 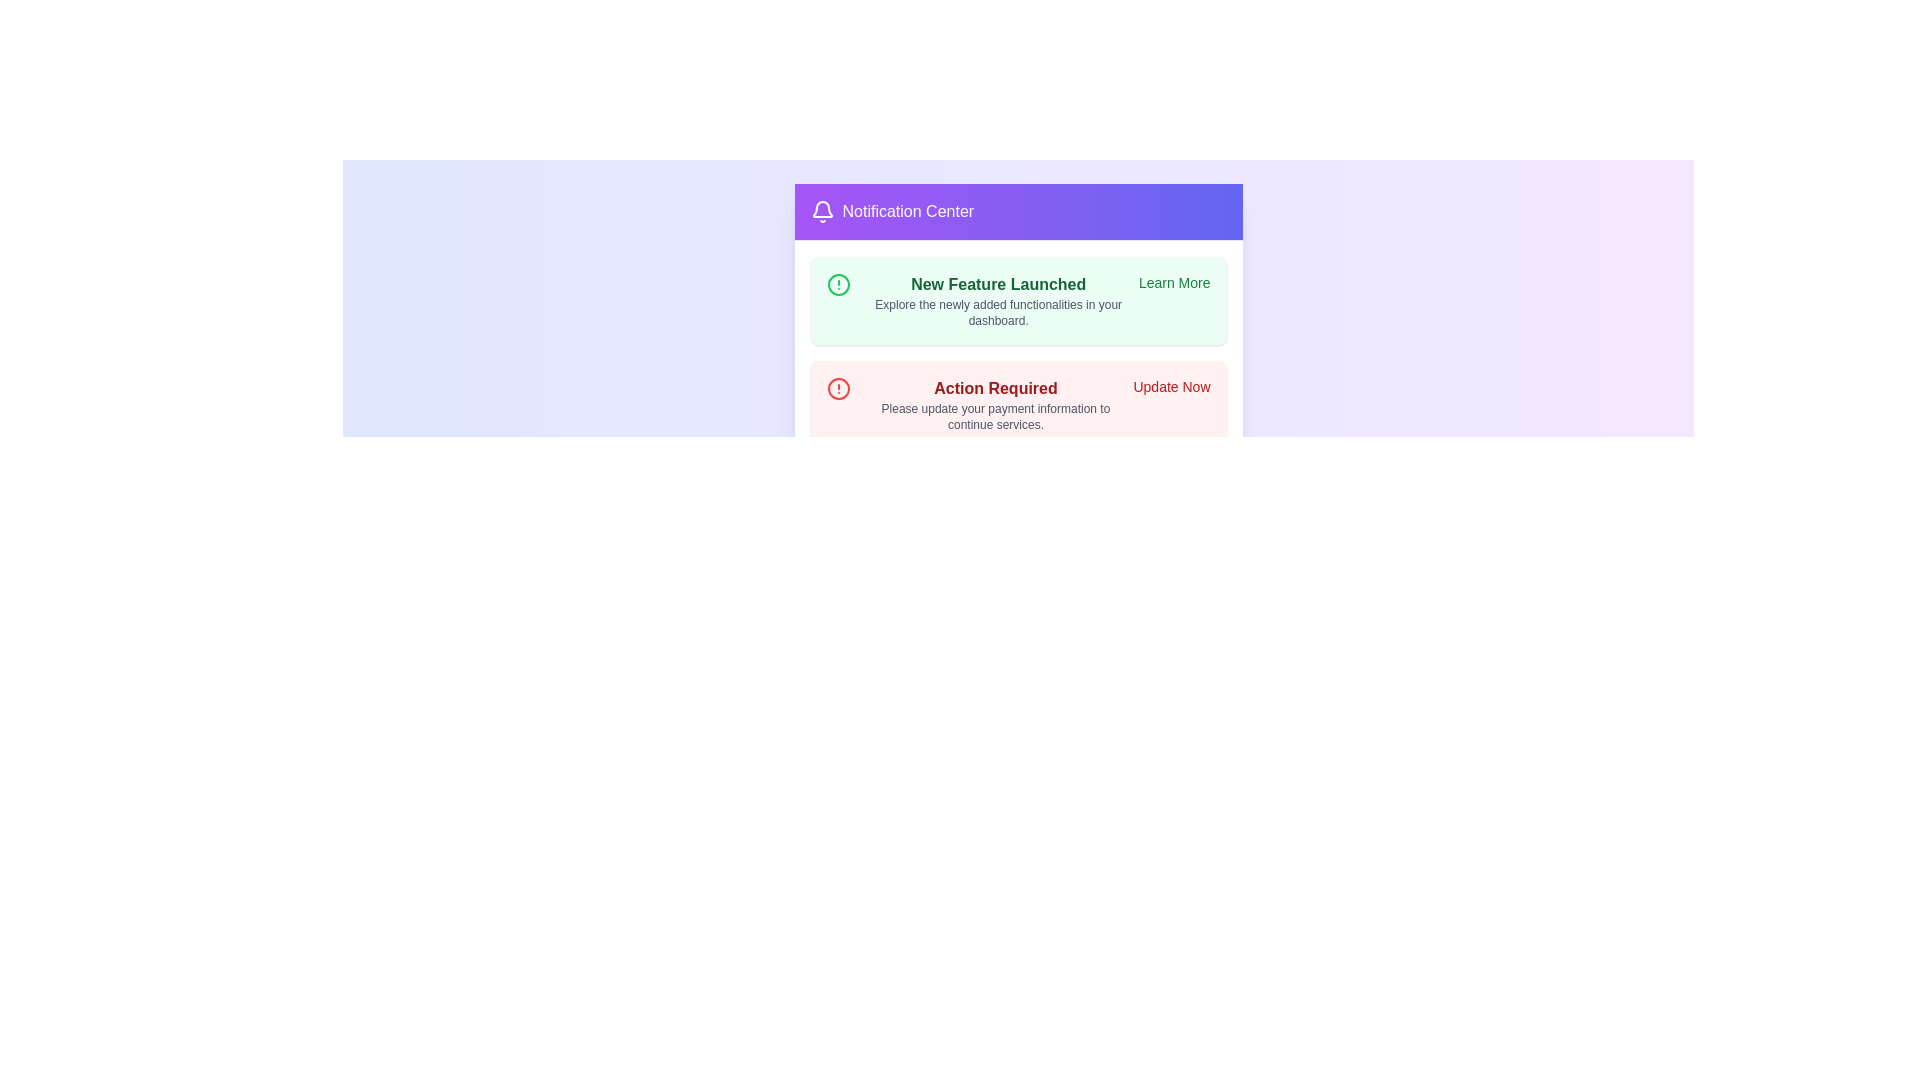 What do you see at coordinates (822, 212) in the screenshot?
I see `the notification icon located to the left of the 'Notification Center' text in the purple header section` at bounding box center [822, 212].